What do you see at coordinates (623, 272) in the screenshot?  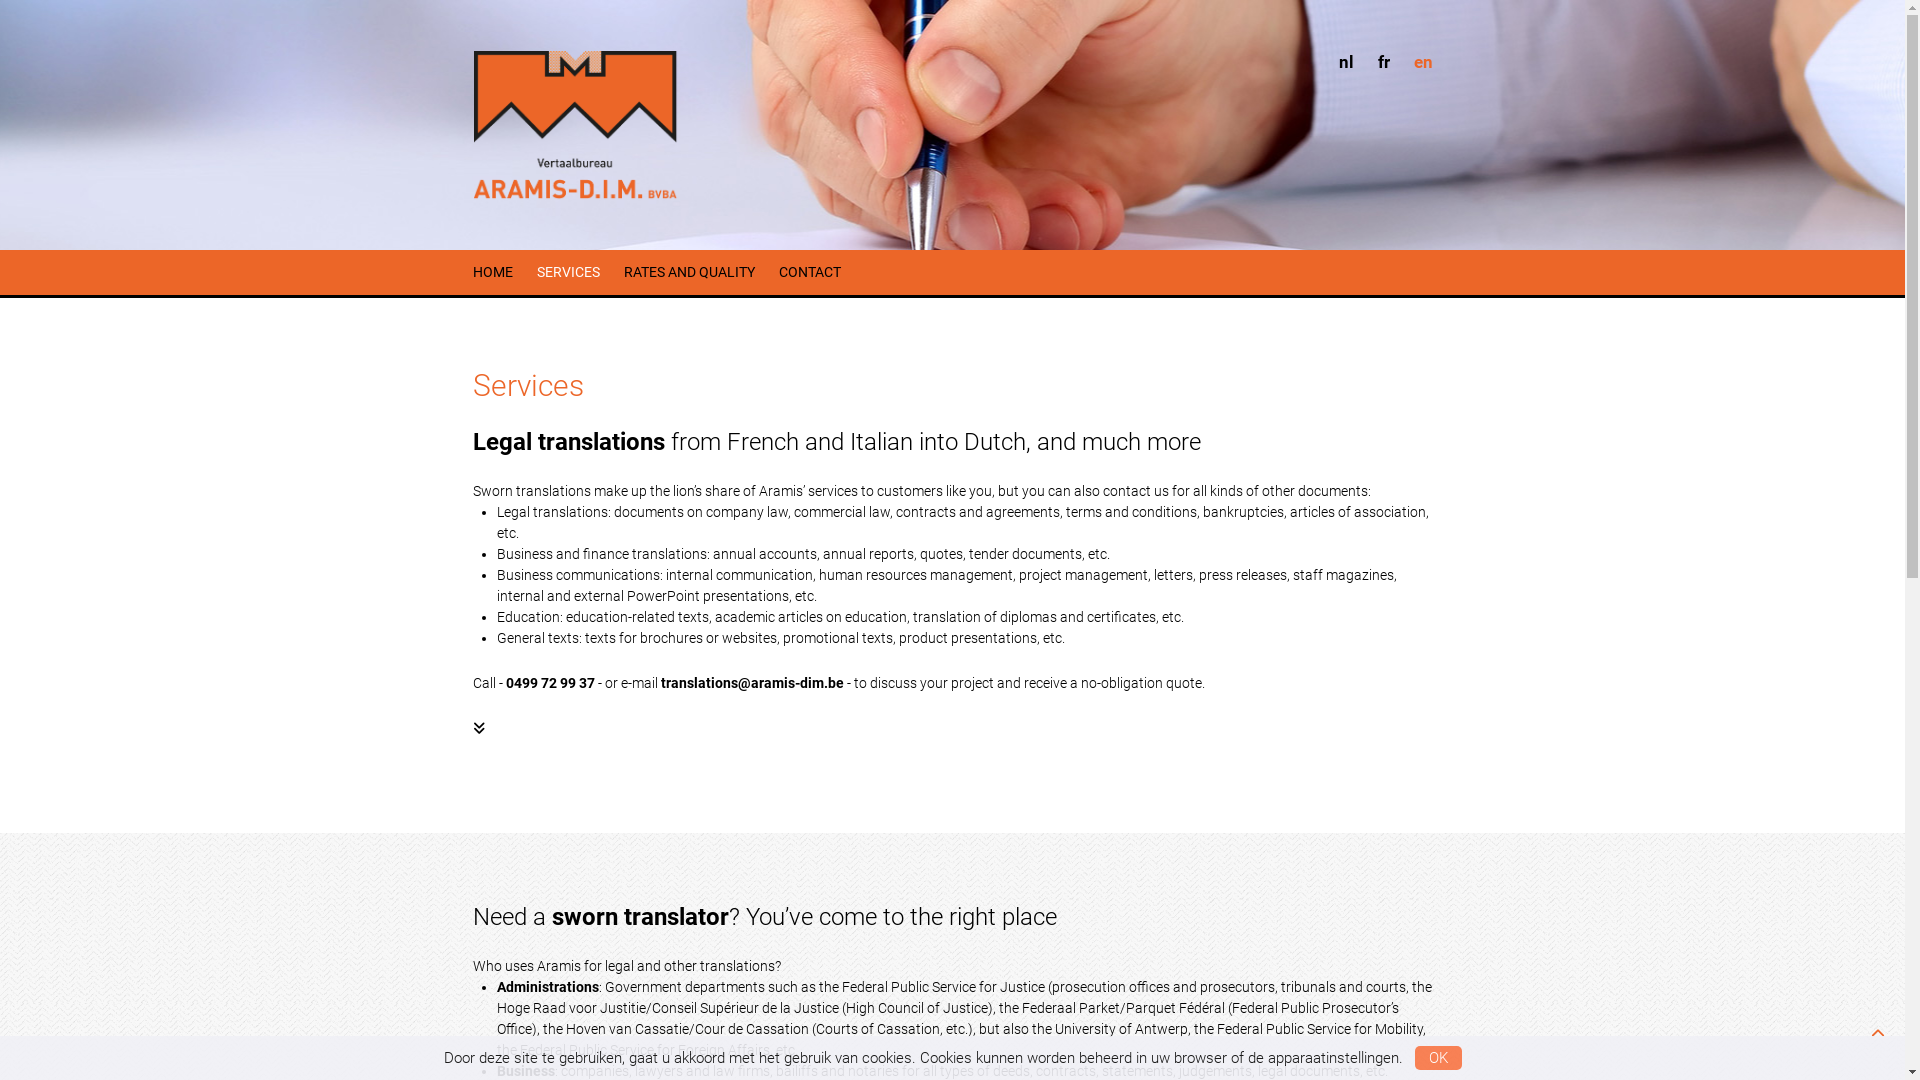 I see `'RATES AND QUALITY'` at bounding box center [623, 272].